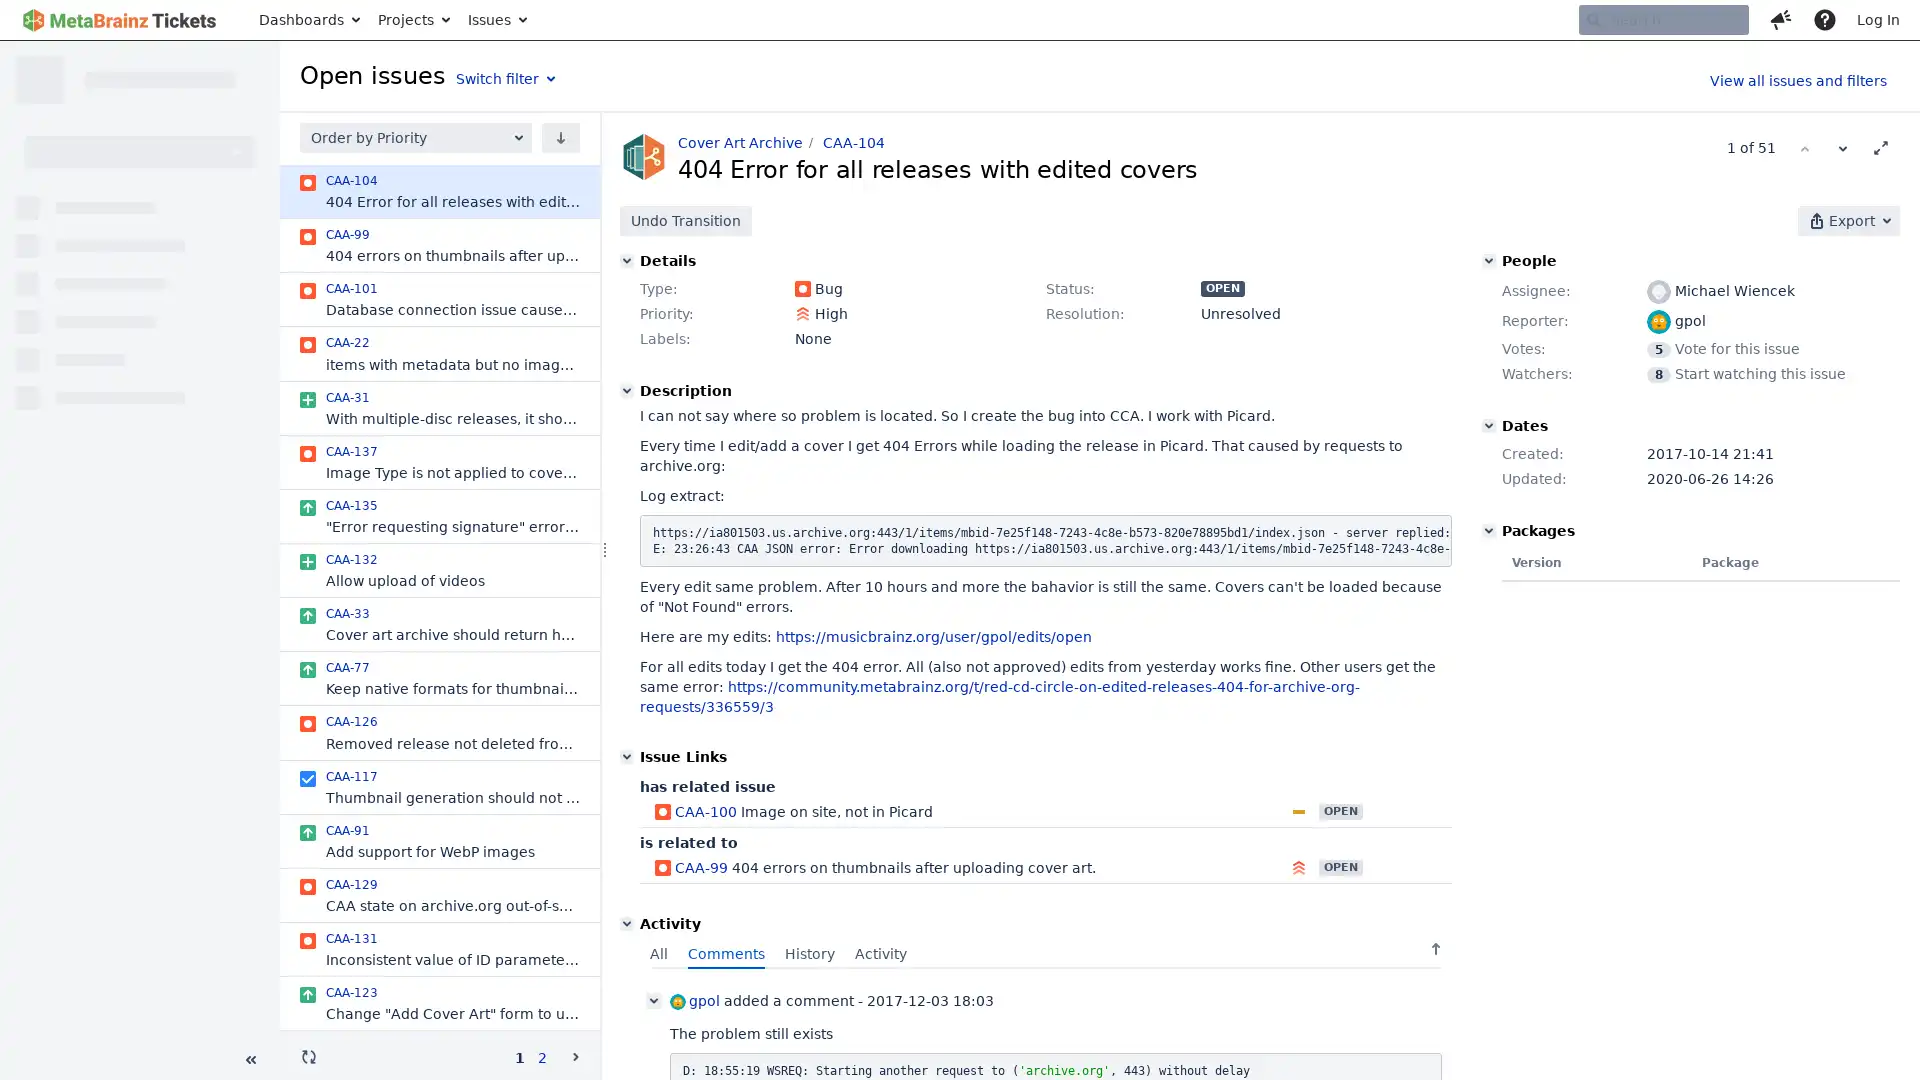  What do you see at coordinates (1488, 530) in the screenshot?
I see `Packages` at bounding box center [1488, 530].